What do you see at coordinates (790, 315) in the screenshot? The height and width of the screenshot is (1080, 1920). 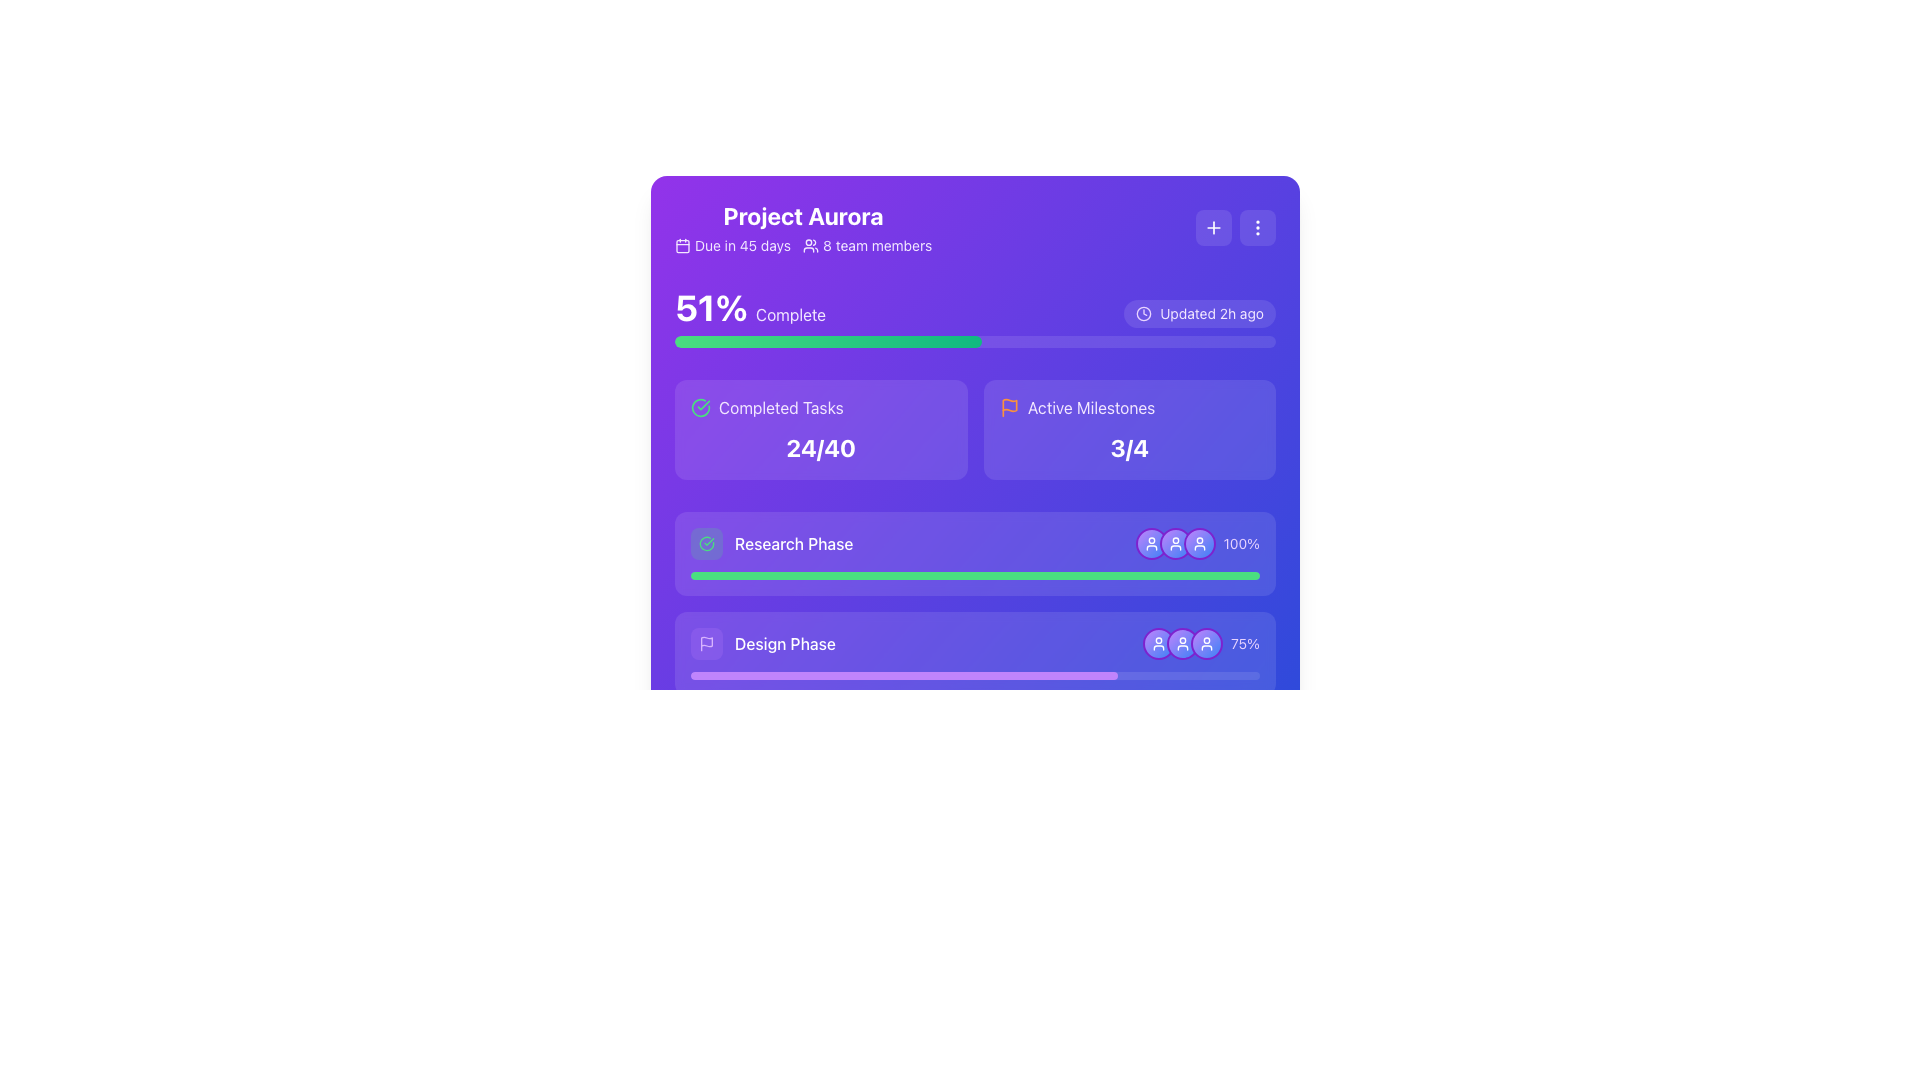 I see `the informational text label that provides context for the completion percentage displayed to its left, which is positioned to the right of the bolded '51%' text` at bounding box center [790, 315].